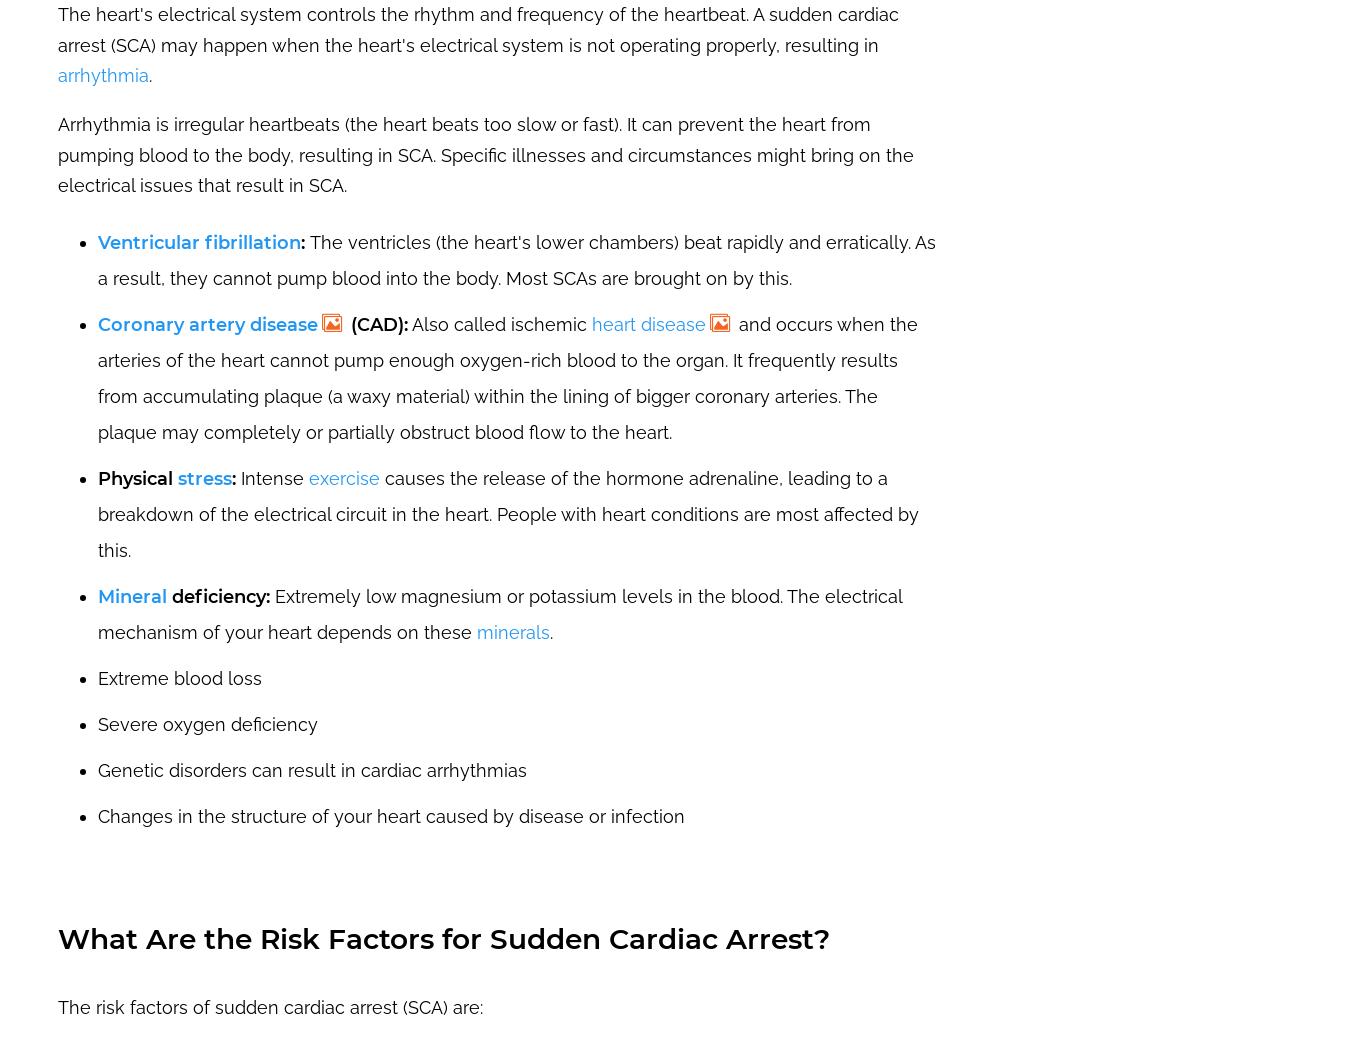 The width and height of the screenshot is (1366, 1043). What do you see at coordinates (508, 377) in the screenshot?
I see `'and occurs when the arteries of the heart cannot pump enough oxygen-rich blood to the organ. It frequently results from accumulating plaque (a waxy material) within the lining of bigger coronary arteries. The plaque may completely or partially obstruct blood flow to the heart.'` at bounding box center [508, 377].